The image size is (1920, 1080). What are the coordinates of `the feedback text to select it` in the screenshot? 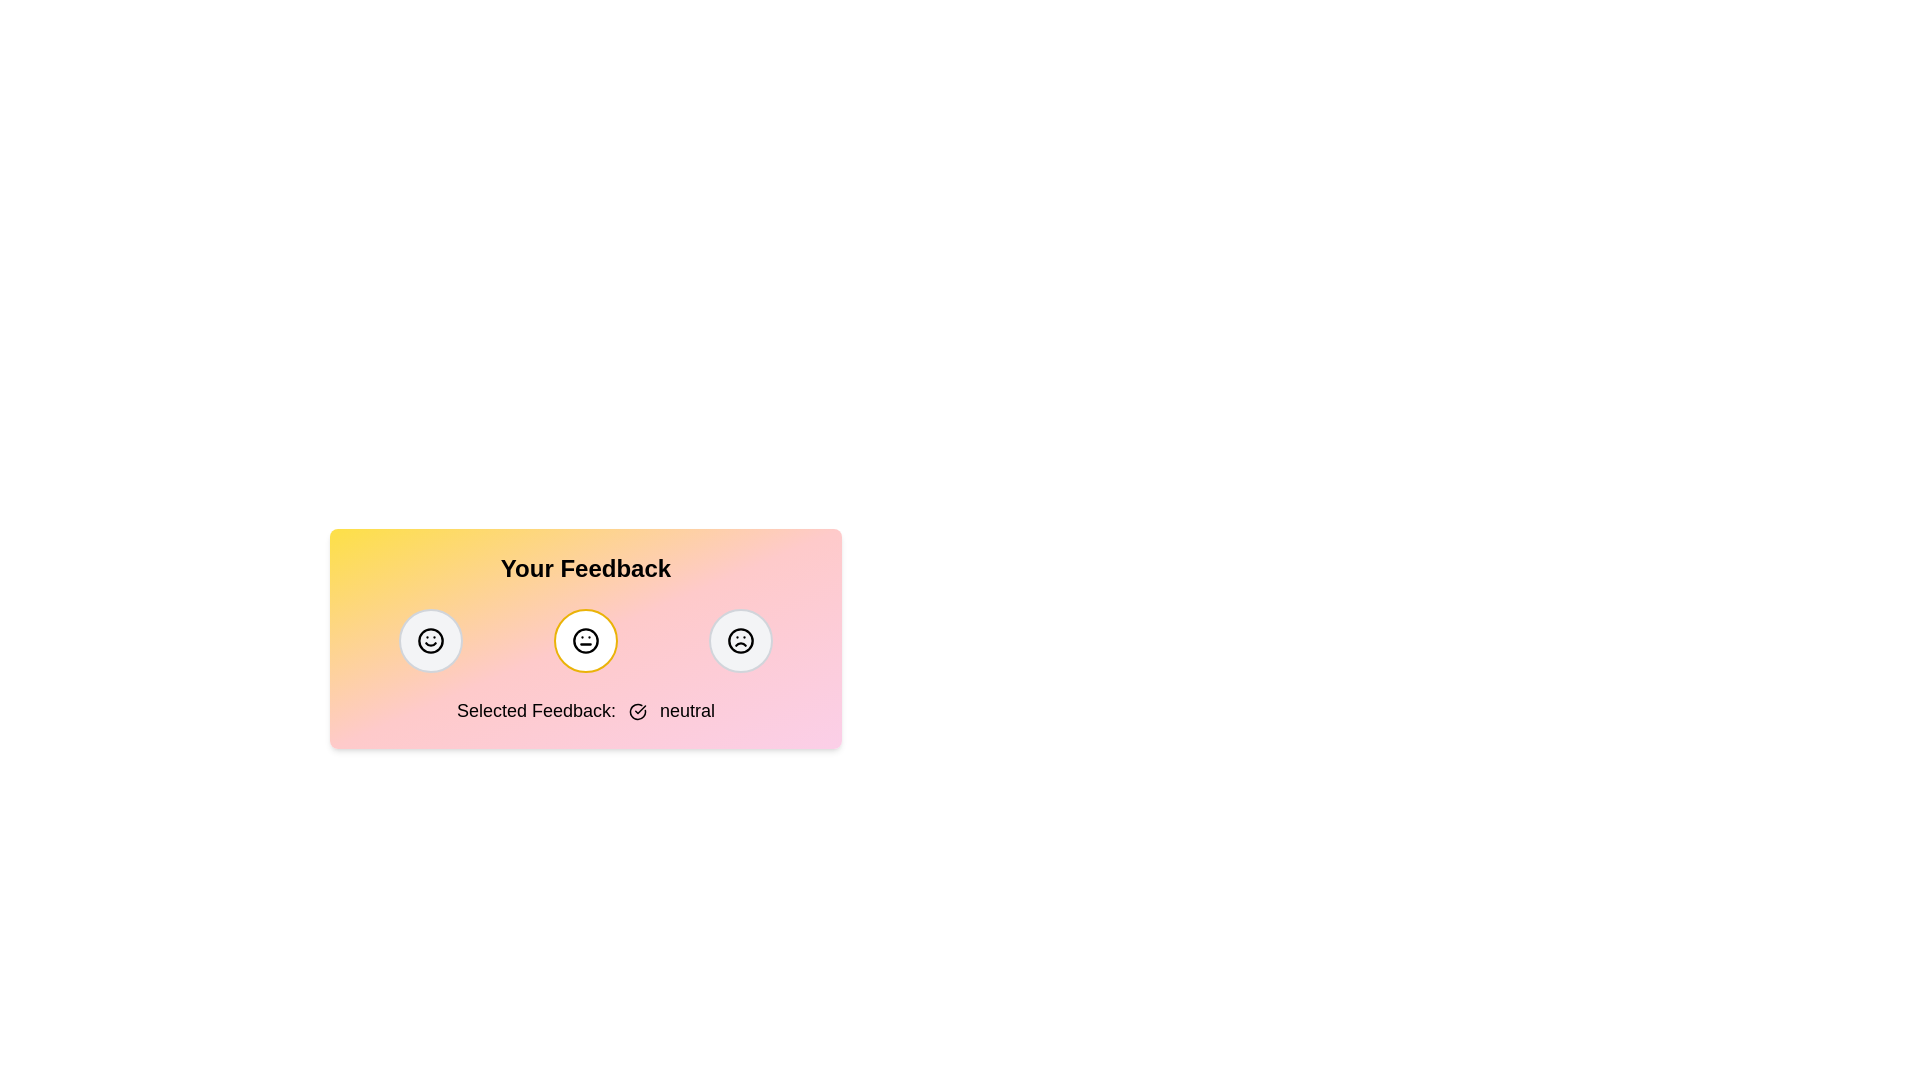 It's located at (584, 709).